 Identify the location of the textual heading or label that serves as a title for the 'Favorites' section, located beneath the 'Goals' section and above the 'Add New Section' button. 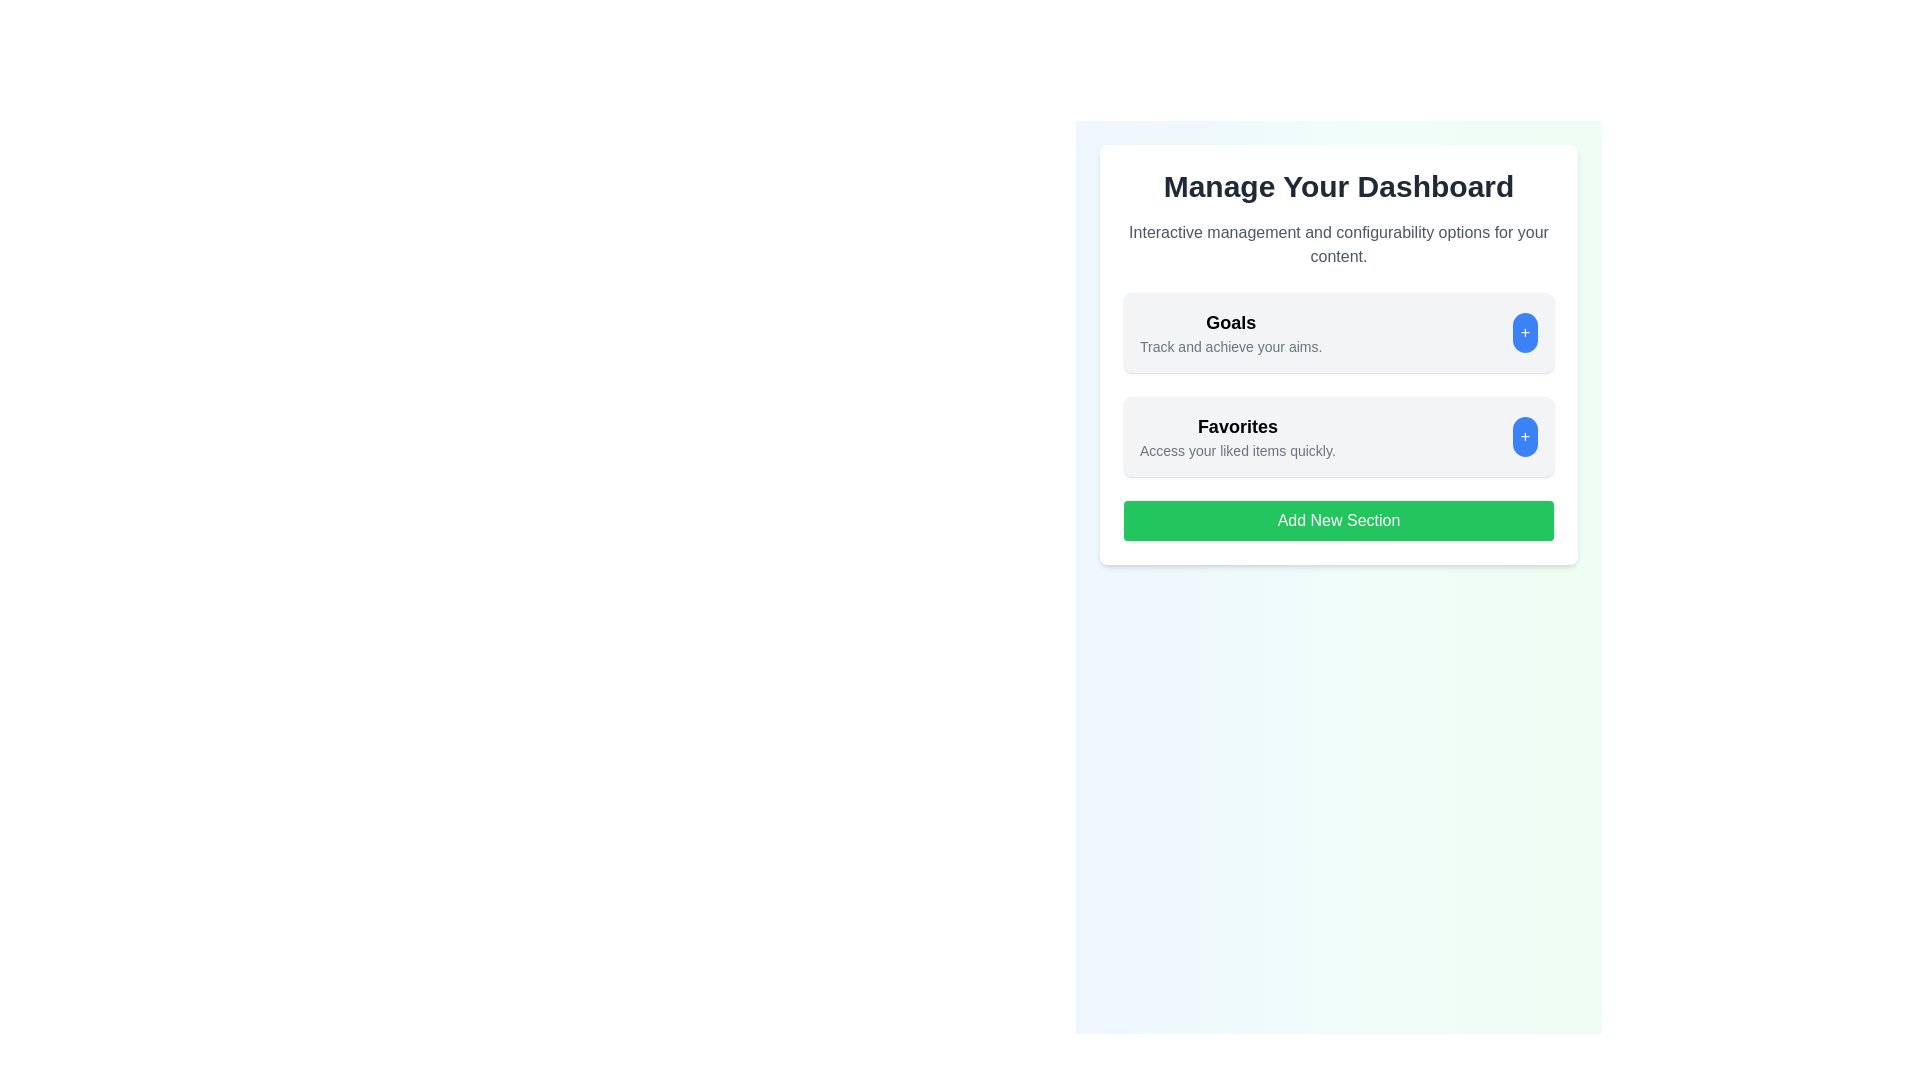
(1236, 426).